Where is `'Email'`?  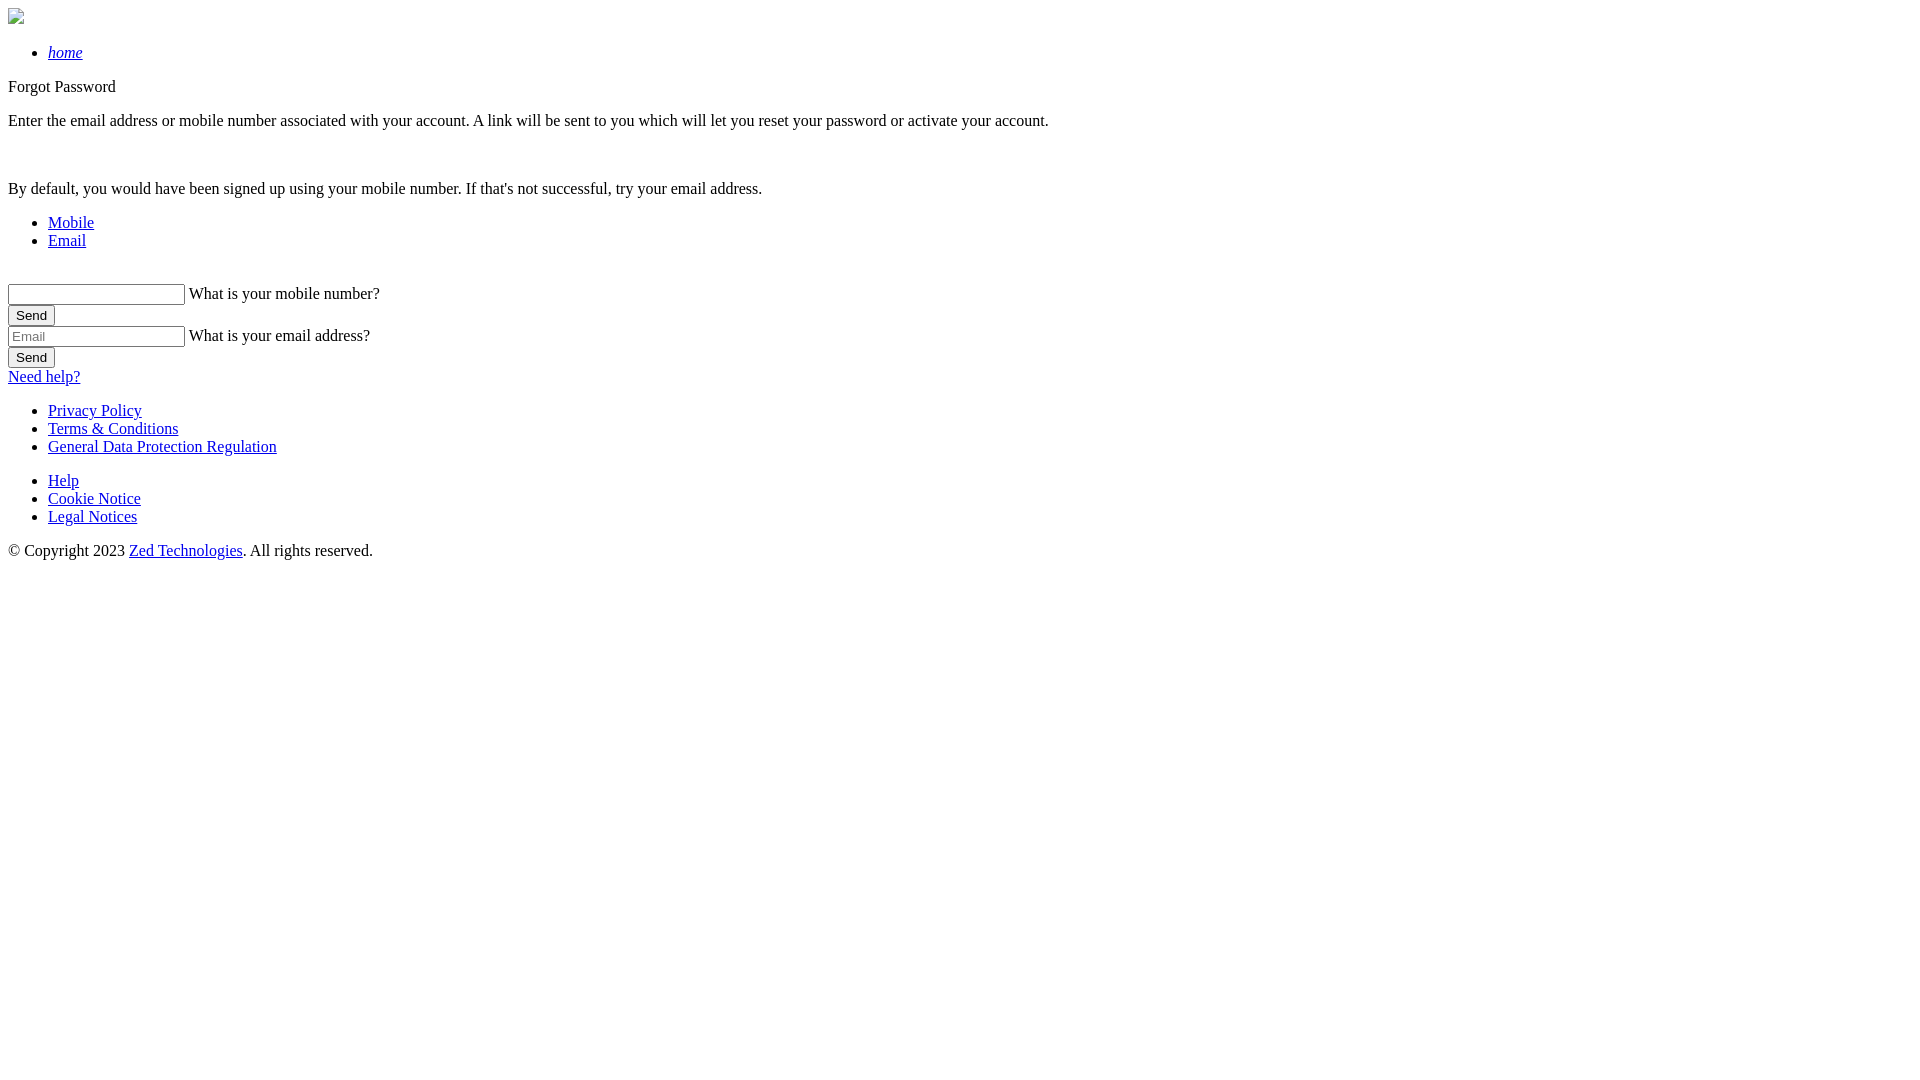
'Email' is located at coordinates (67, 239).